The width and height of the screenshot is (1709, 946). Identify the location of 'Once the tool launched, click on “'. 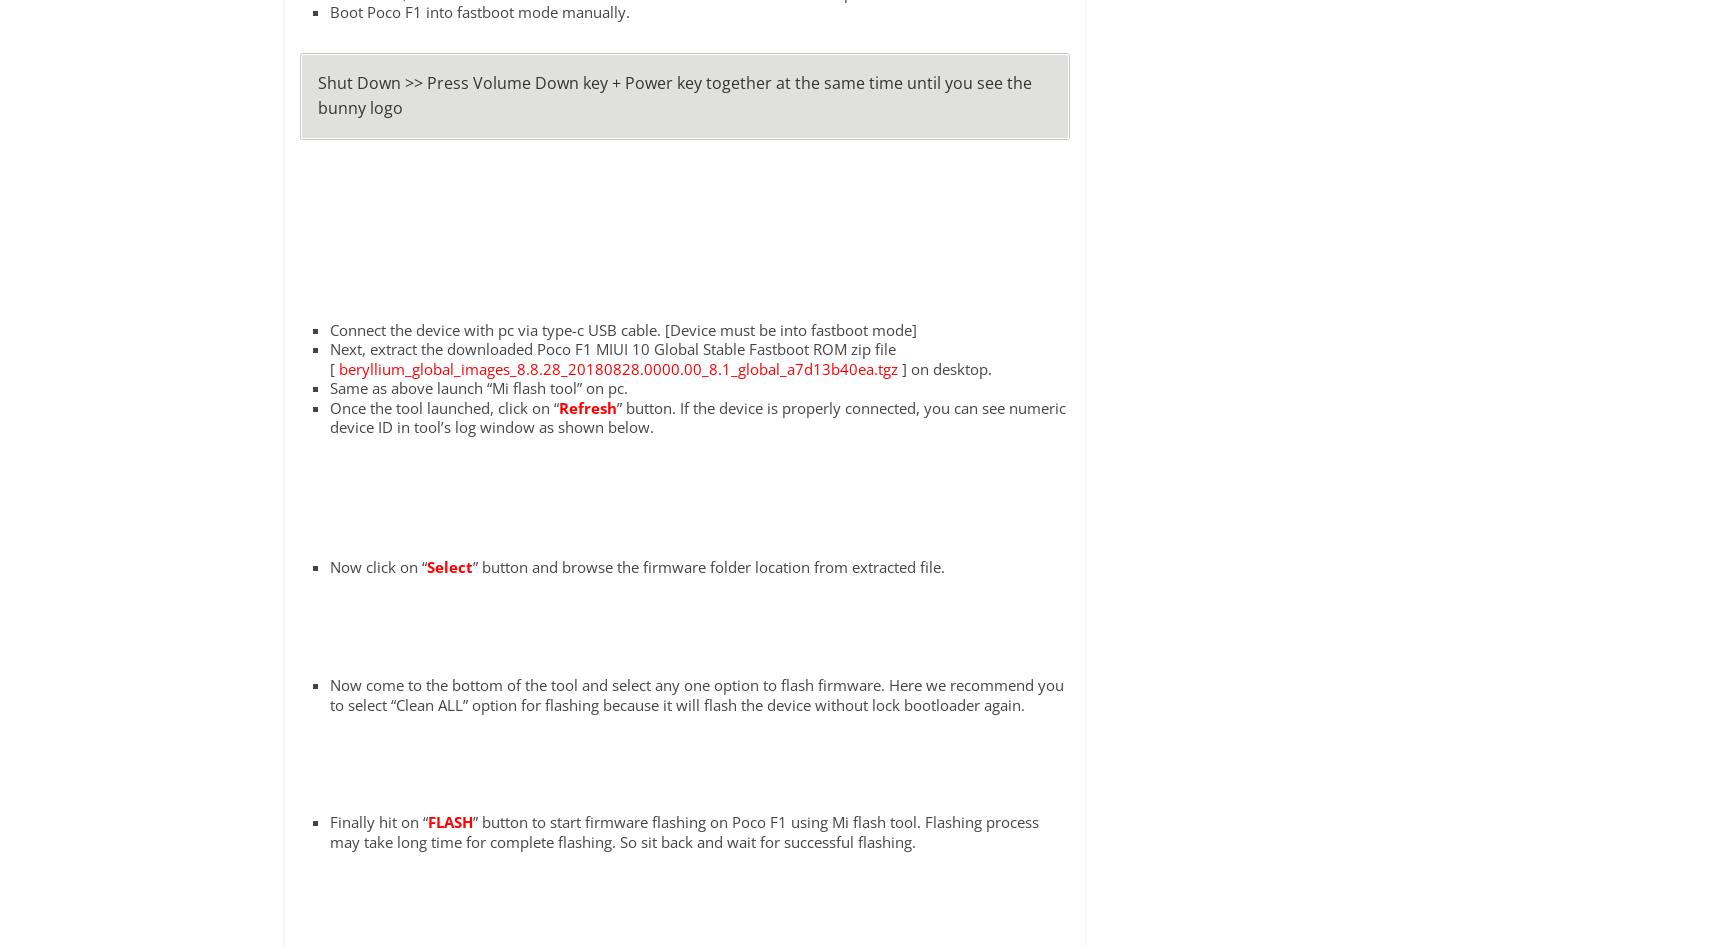
(442, 405).